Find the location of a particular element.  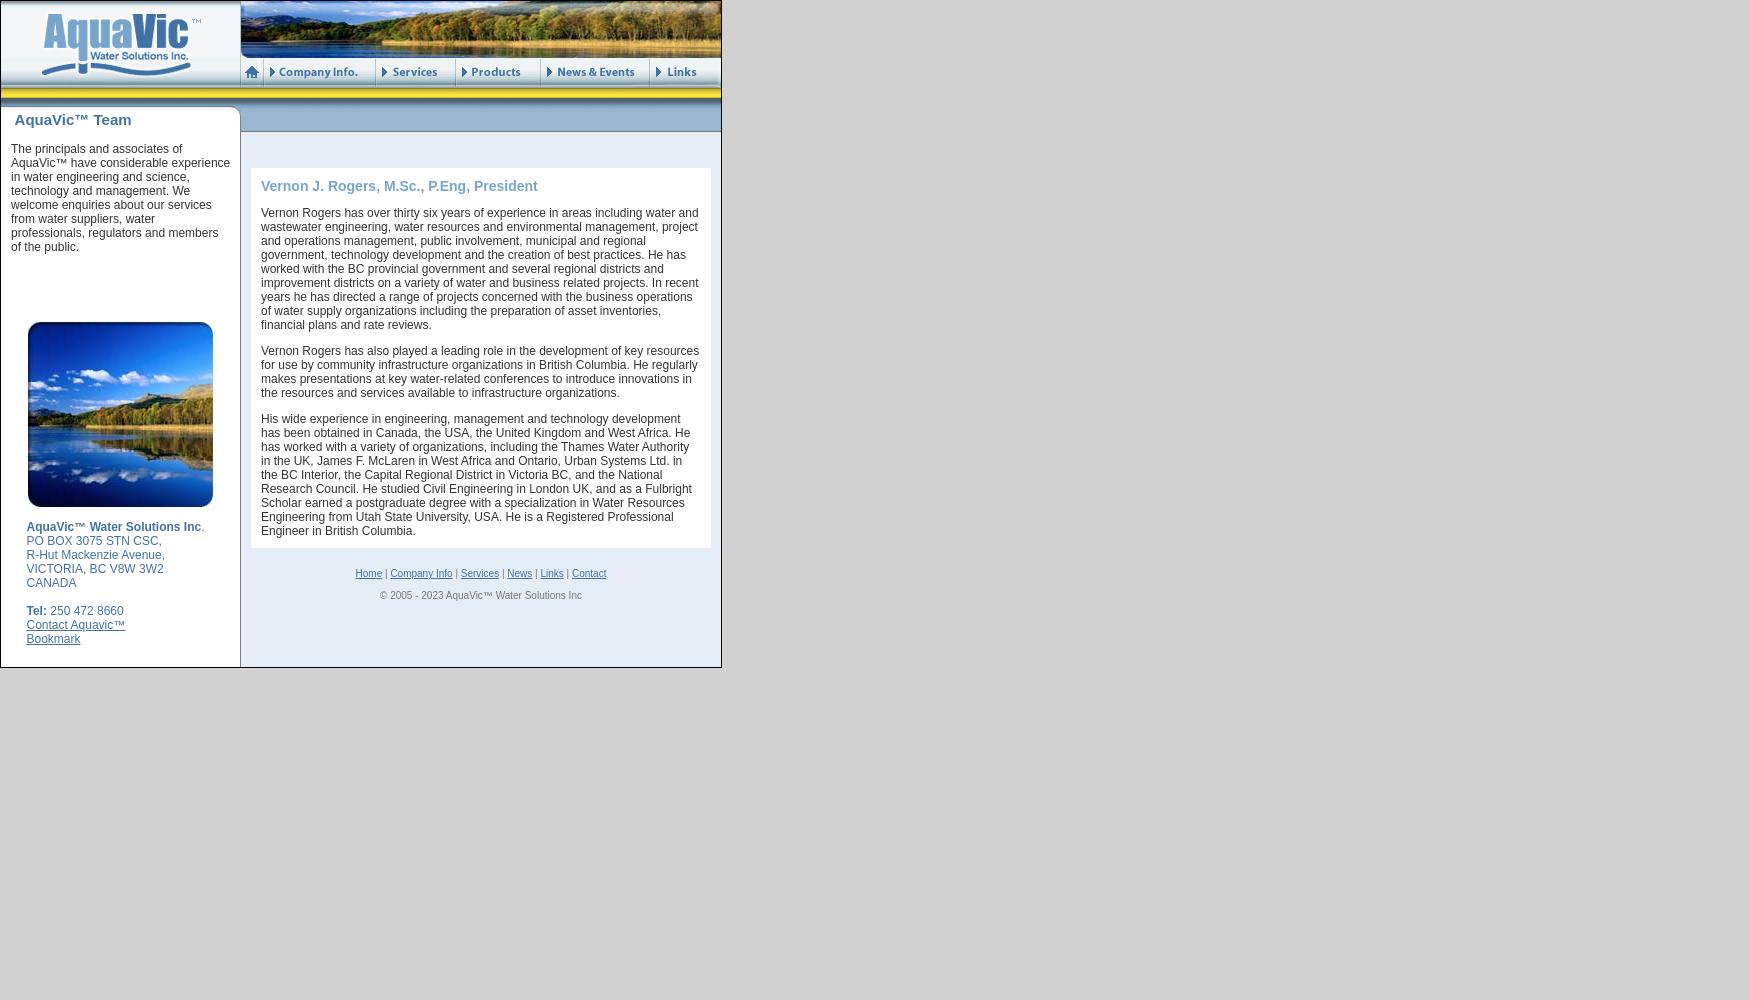

'Contact' is located at coordinates (589, 572).